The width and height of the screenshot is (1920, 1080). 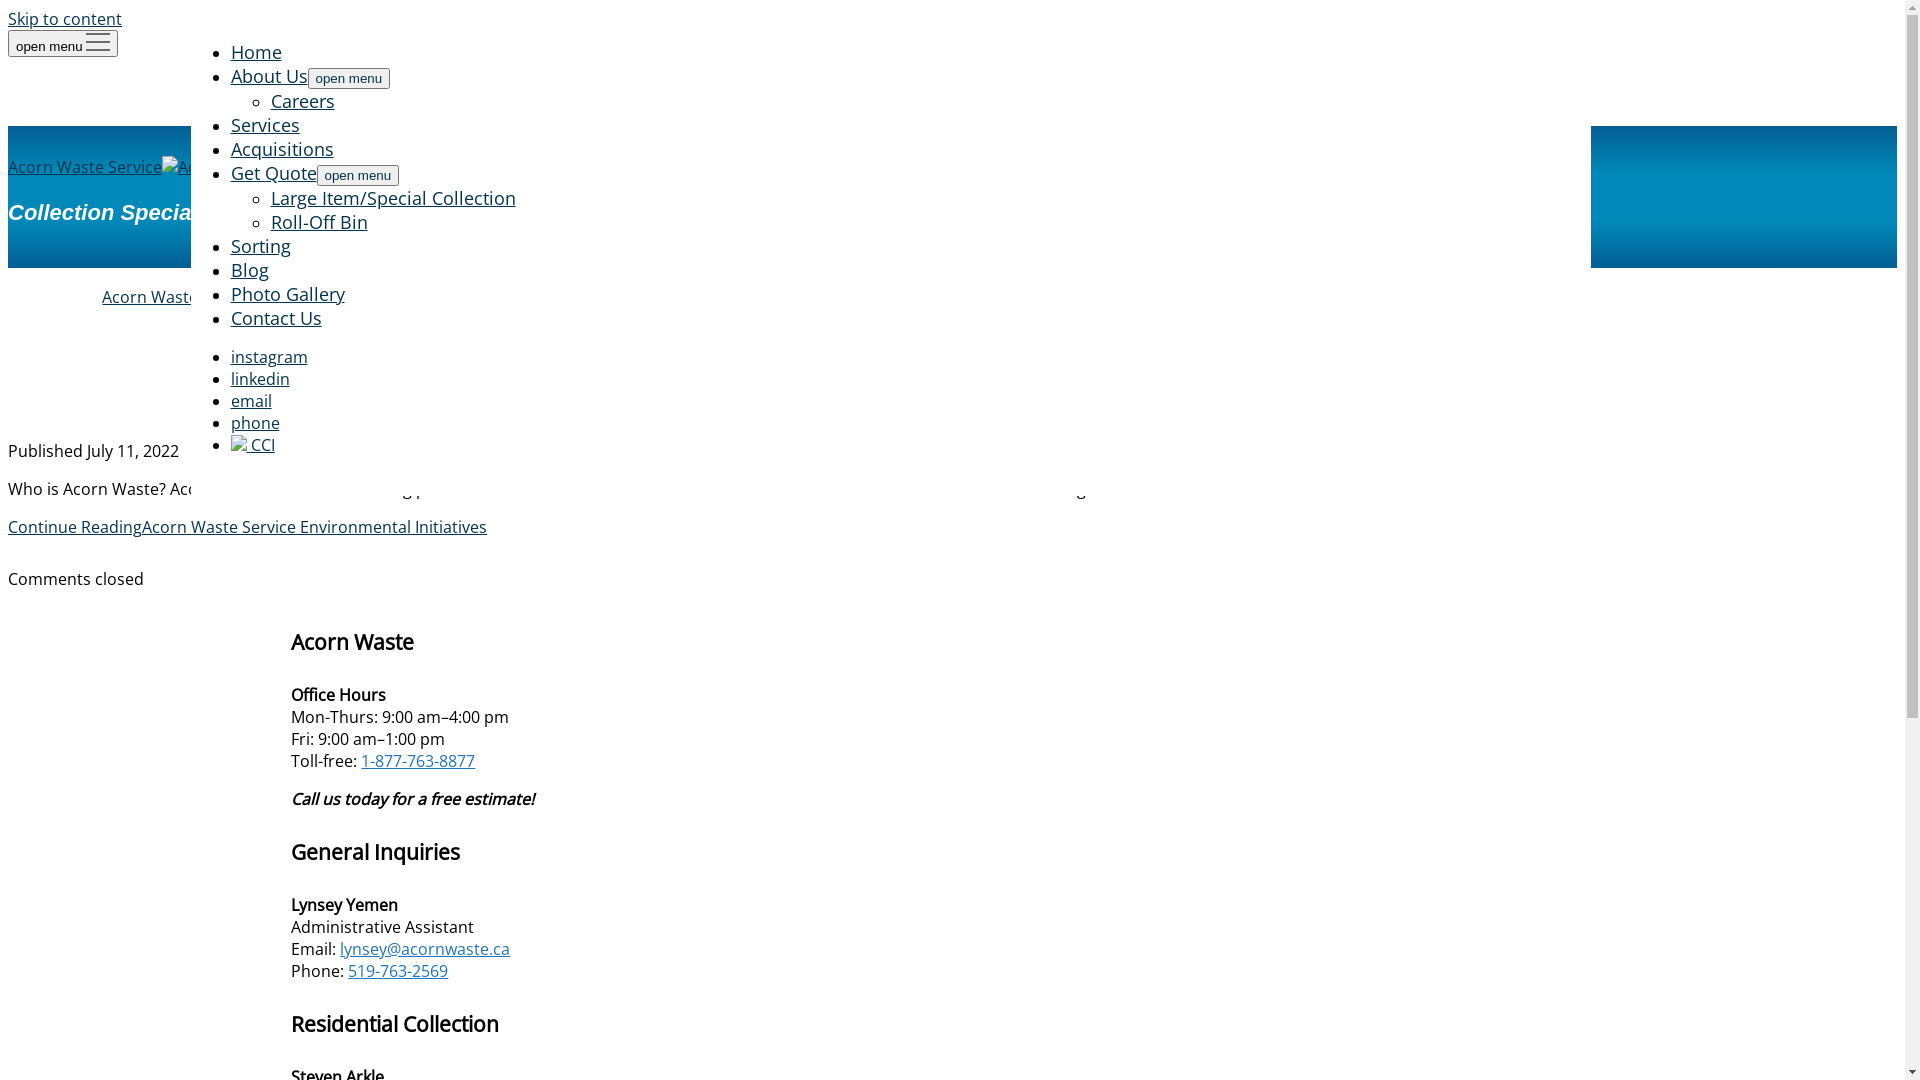 What do you see at coordinates (258, 245) in the screenshot?
I see `'Sorting'` at bounding box center [258, 245].